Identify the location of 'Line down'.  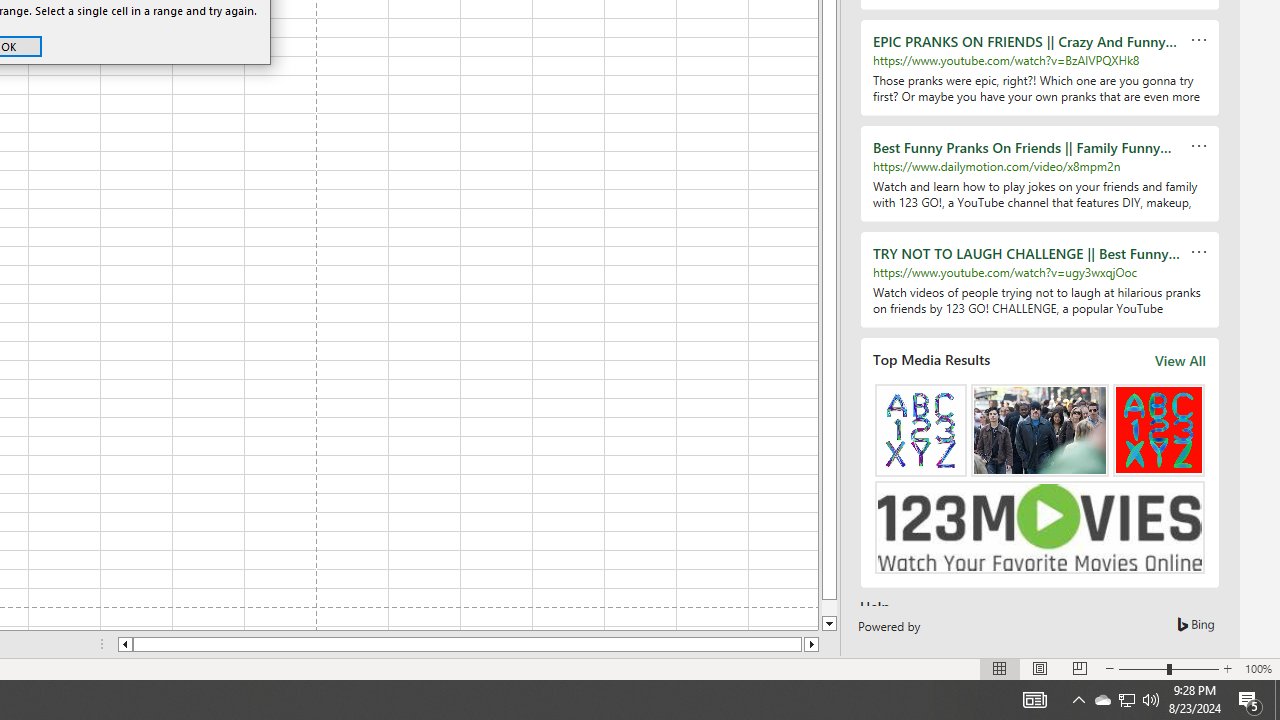
(829, 623).